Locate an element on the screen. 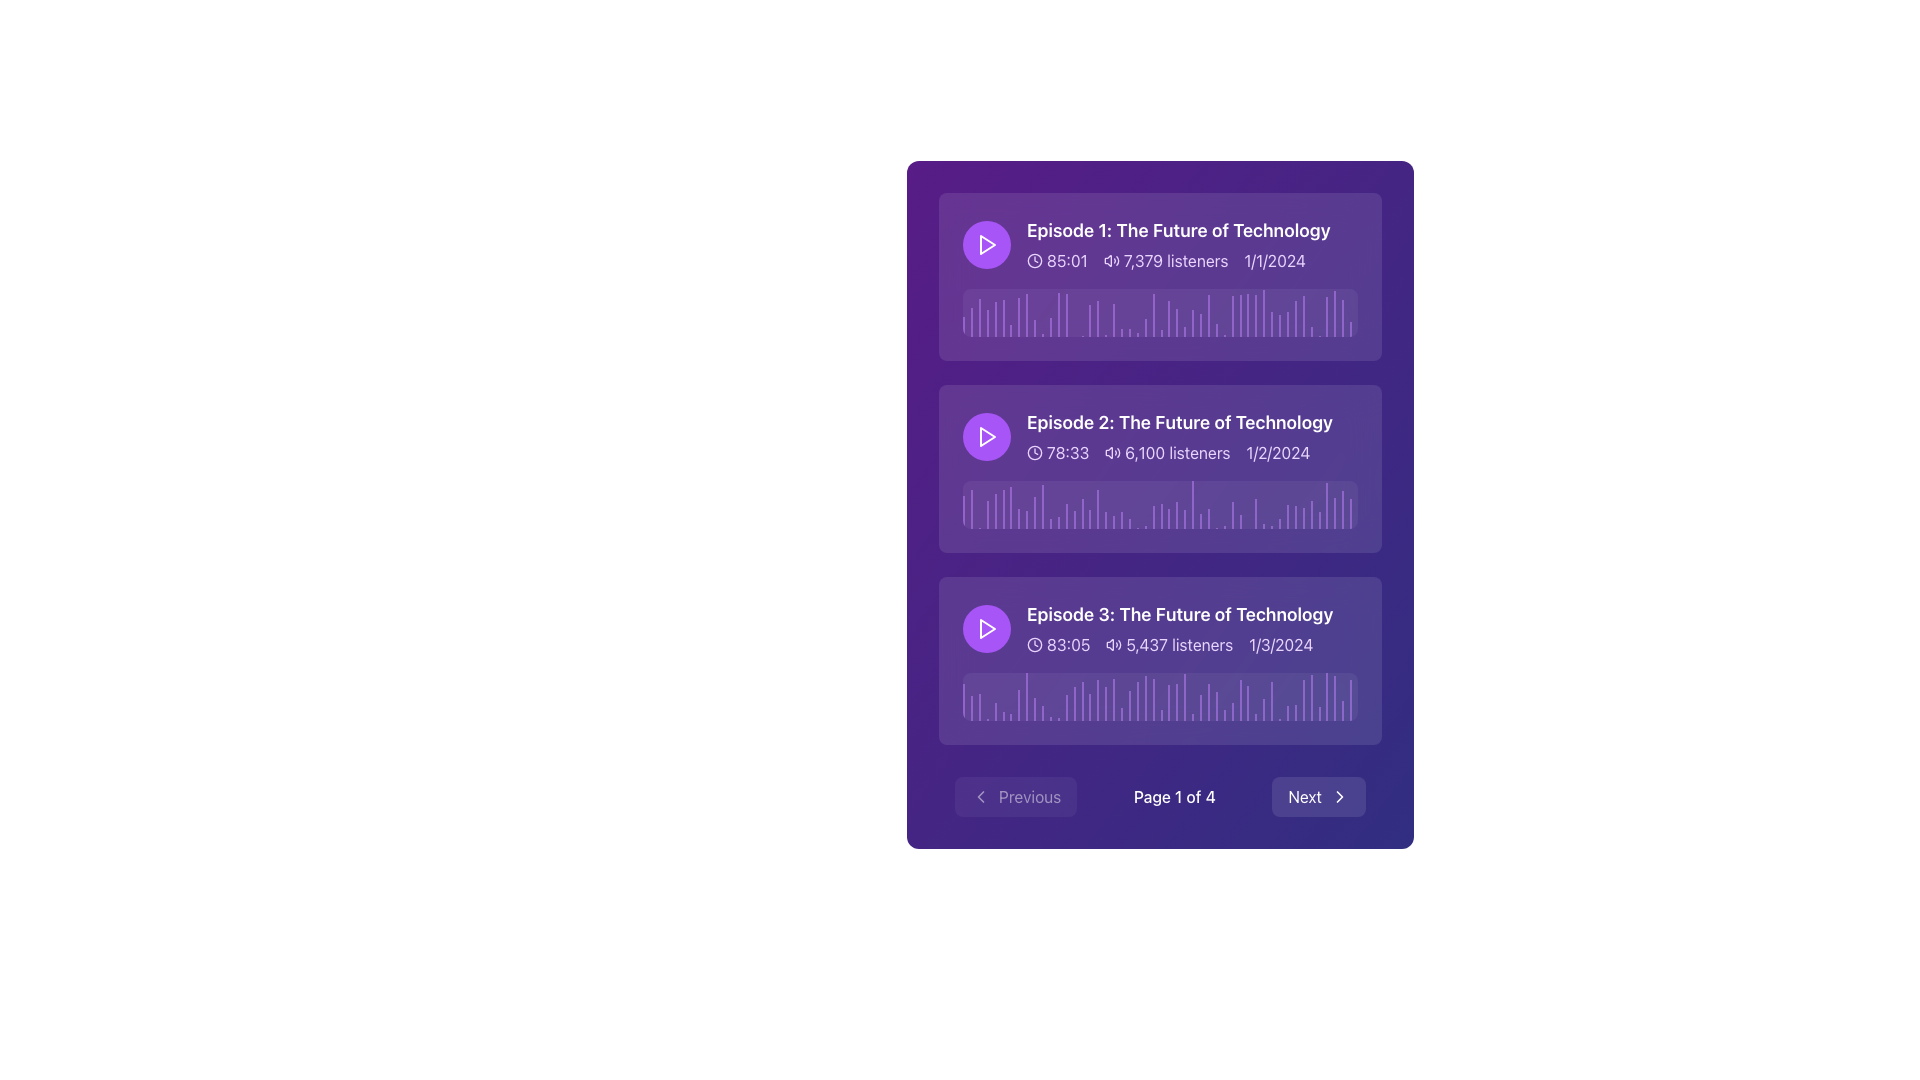 This screenshot has height=1080, width=1920. the text display that shows the number of listeners for 'Episode 3: The Future of Technology', located between the time duration '83:05' and the date '1/3/2024' is located at coordinates (1169, 644).